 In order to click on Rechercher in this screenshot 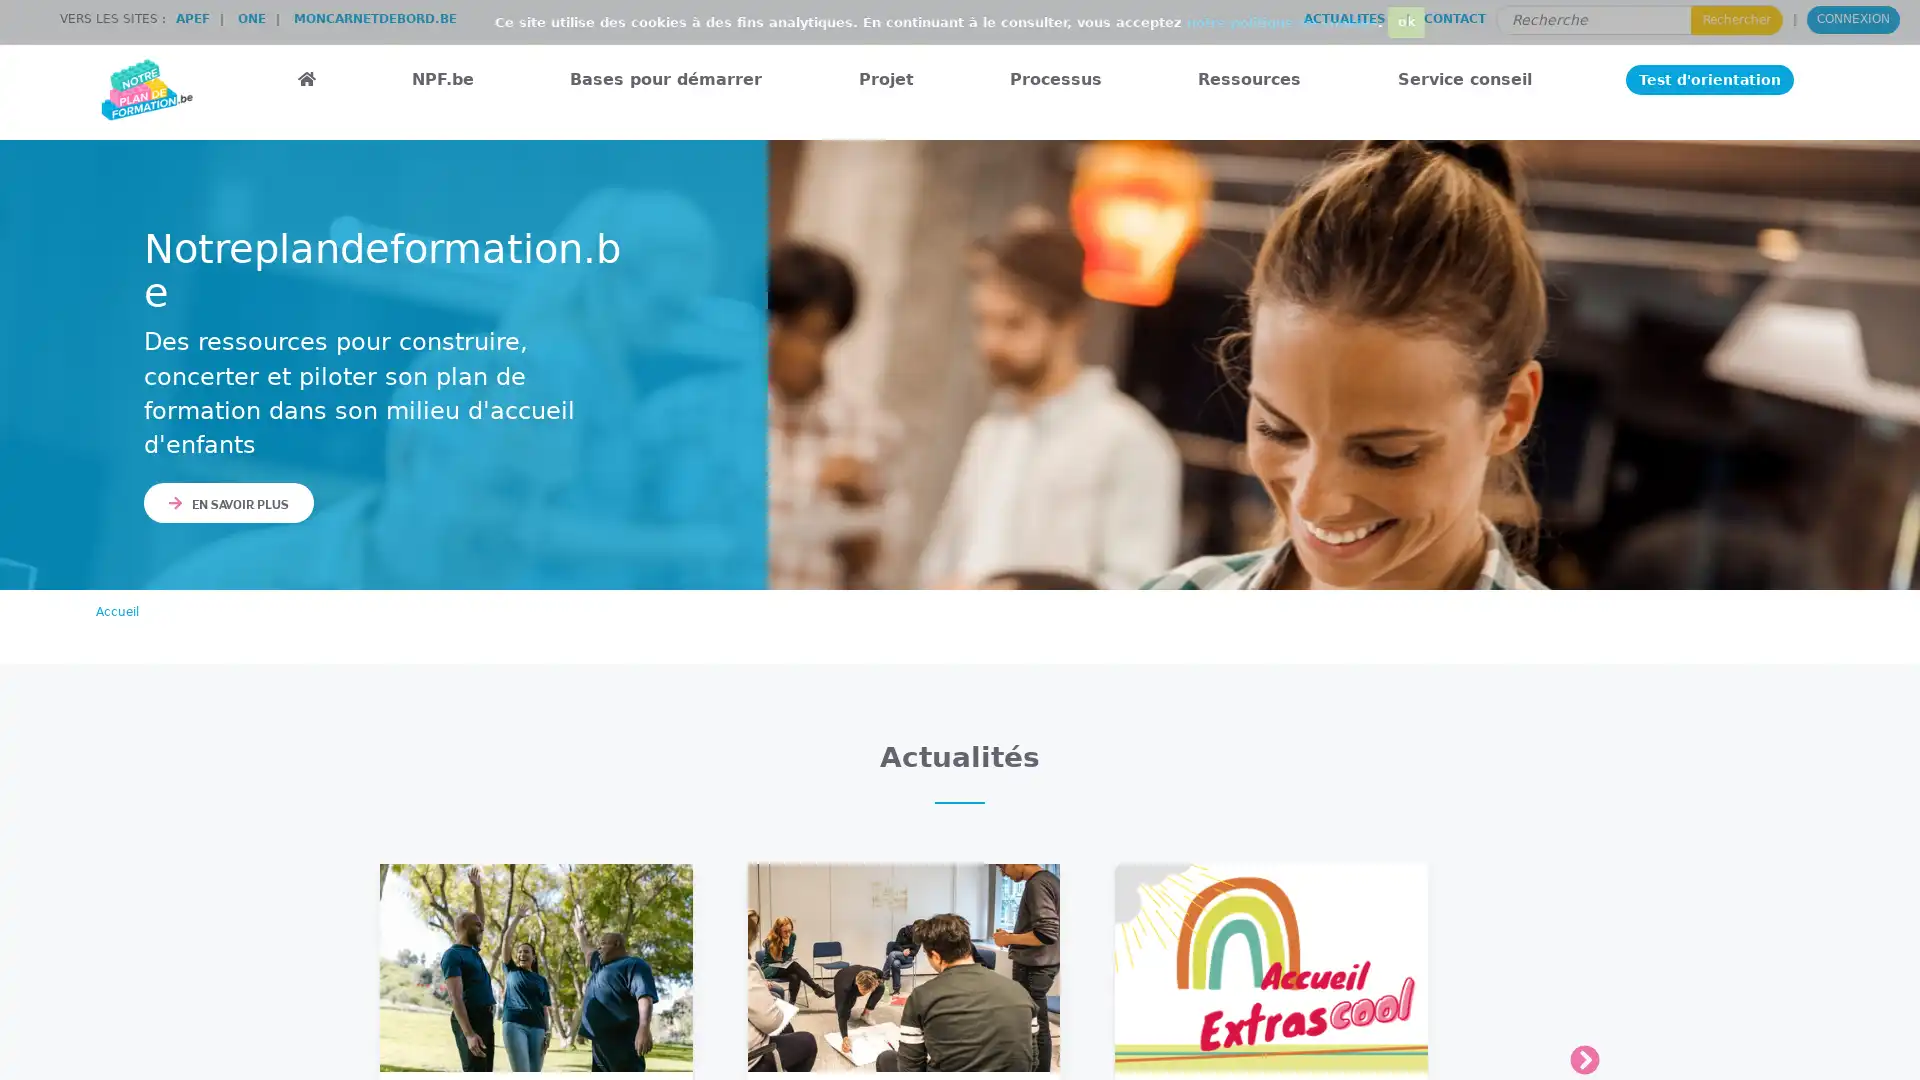, I will do `click(1736, 19)`.